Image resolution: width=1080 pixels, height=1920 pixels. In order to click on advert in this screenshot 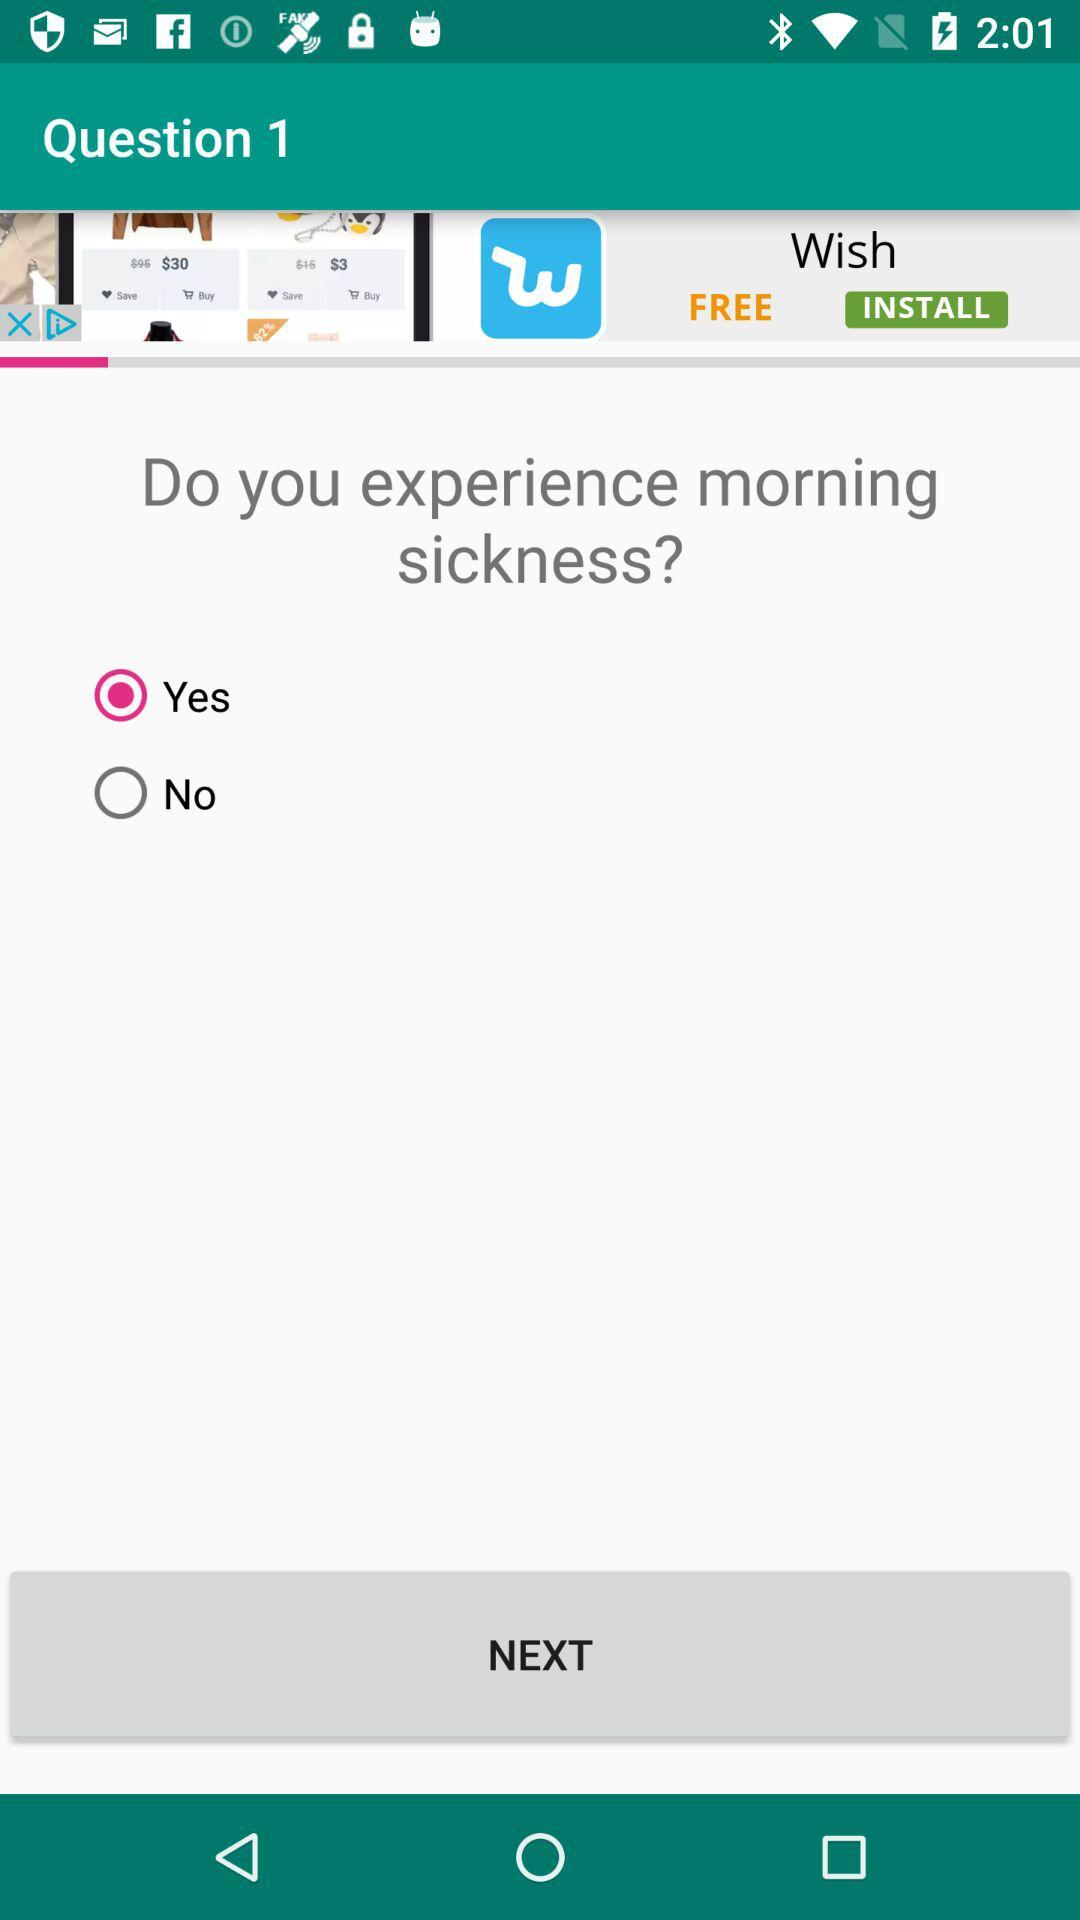, I will do `click(540, 274)`.